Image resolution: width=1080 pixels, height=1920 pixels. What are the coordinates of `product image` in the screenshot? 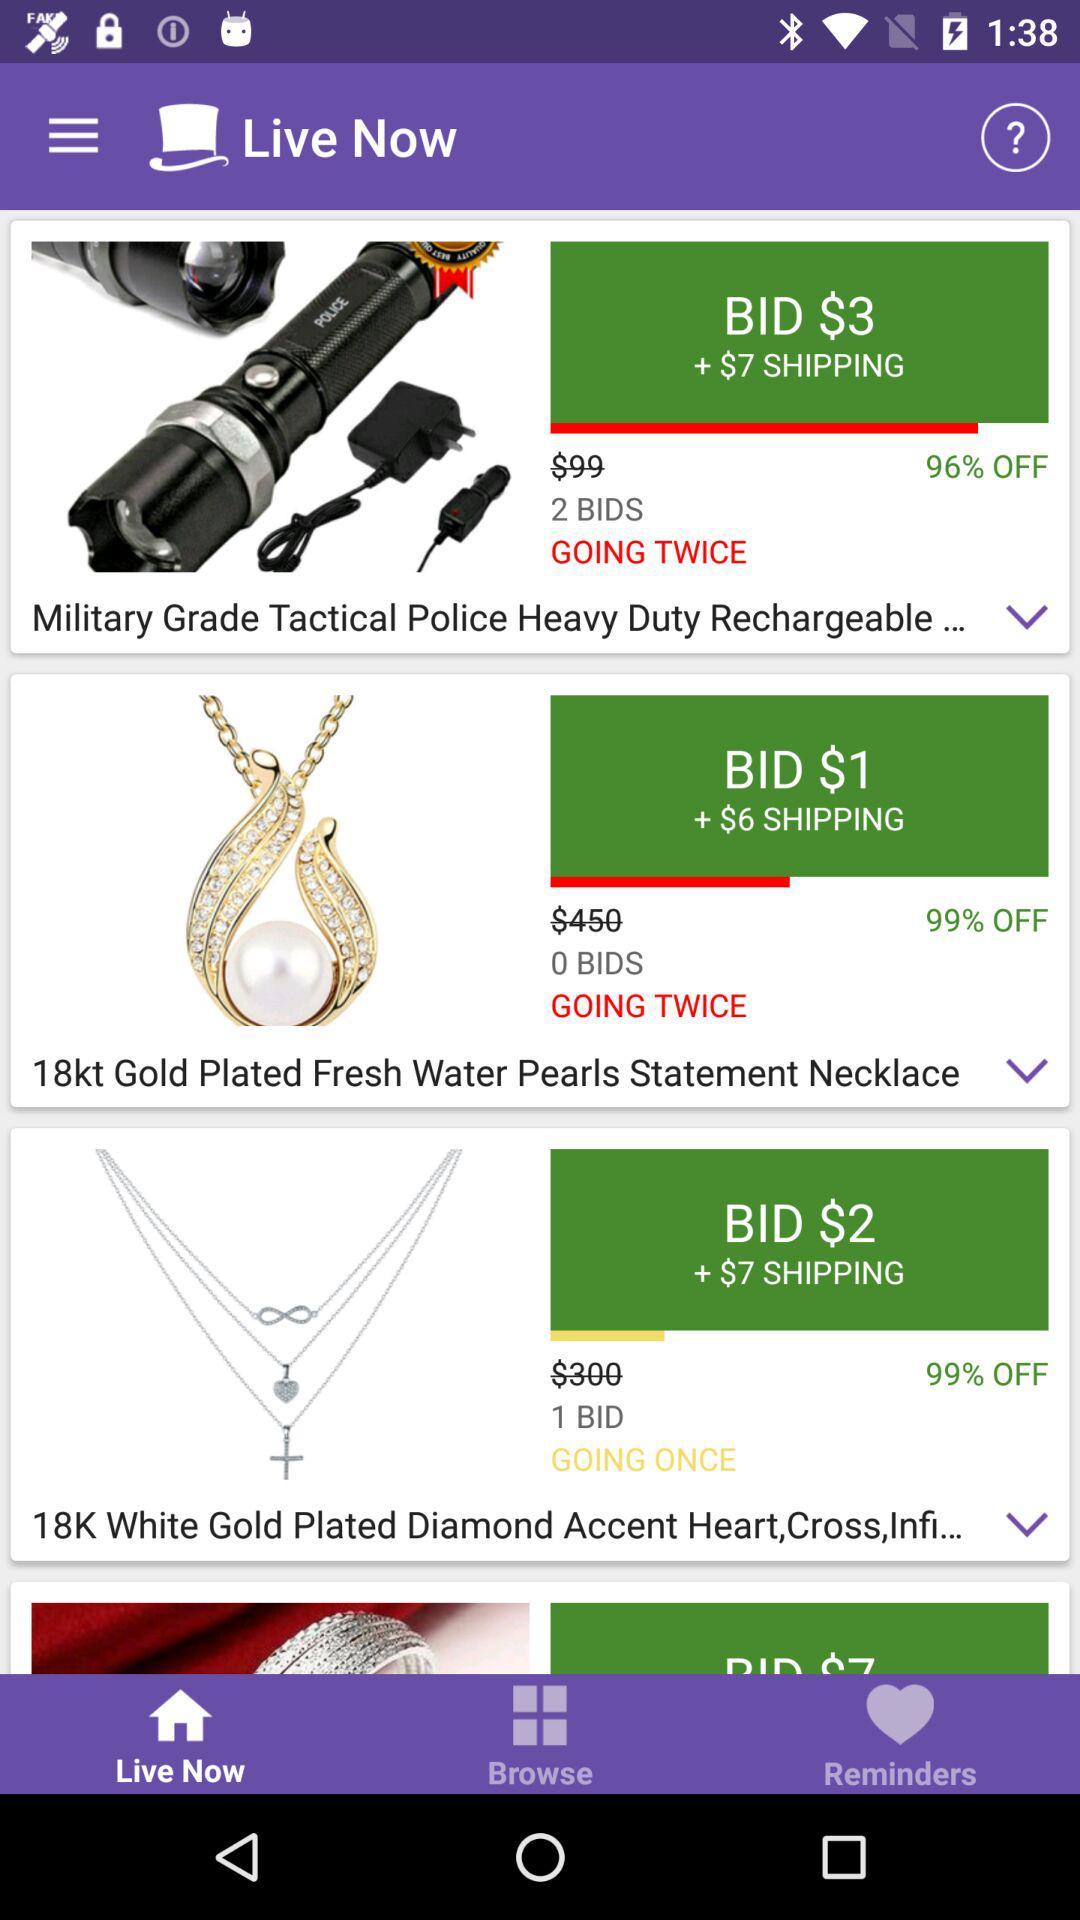 It's located at (280, 405).